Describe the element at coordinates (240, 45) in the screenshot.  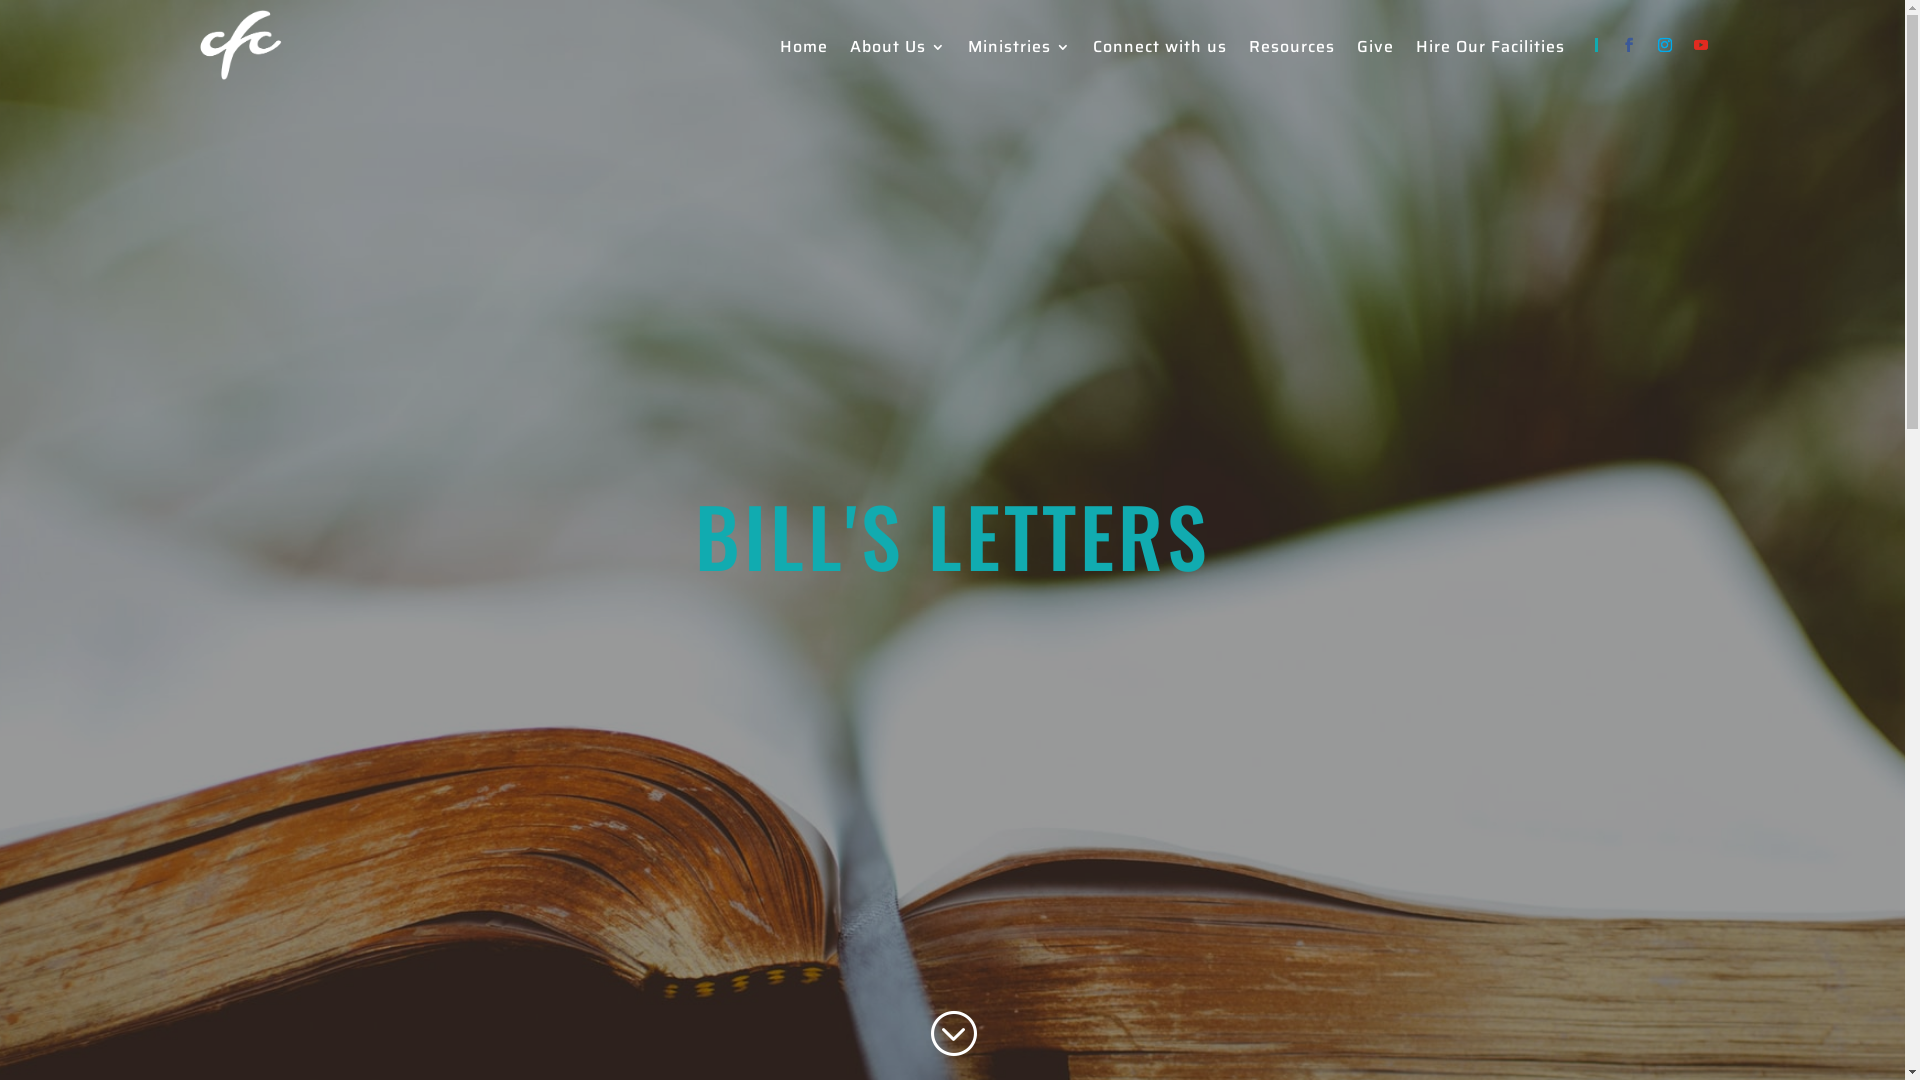
I see `'cfc'` at that location.